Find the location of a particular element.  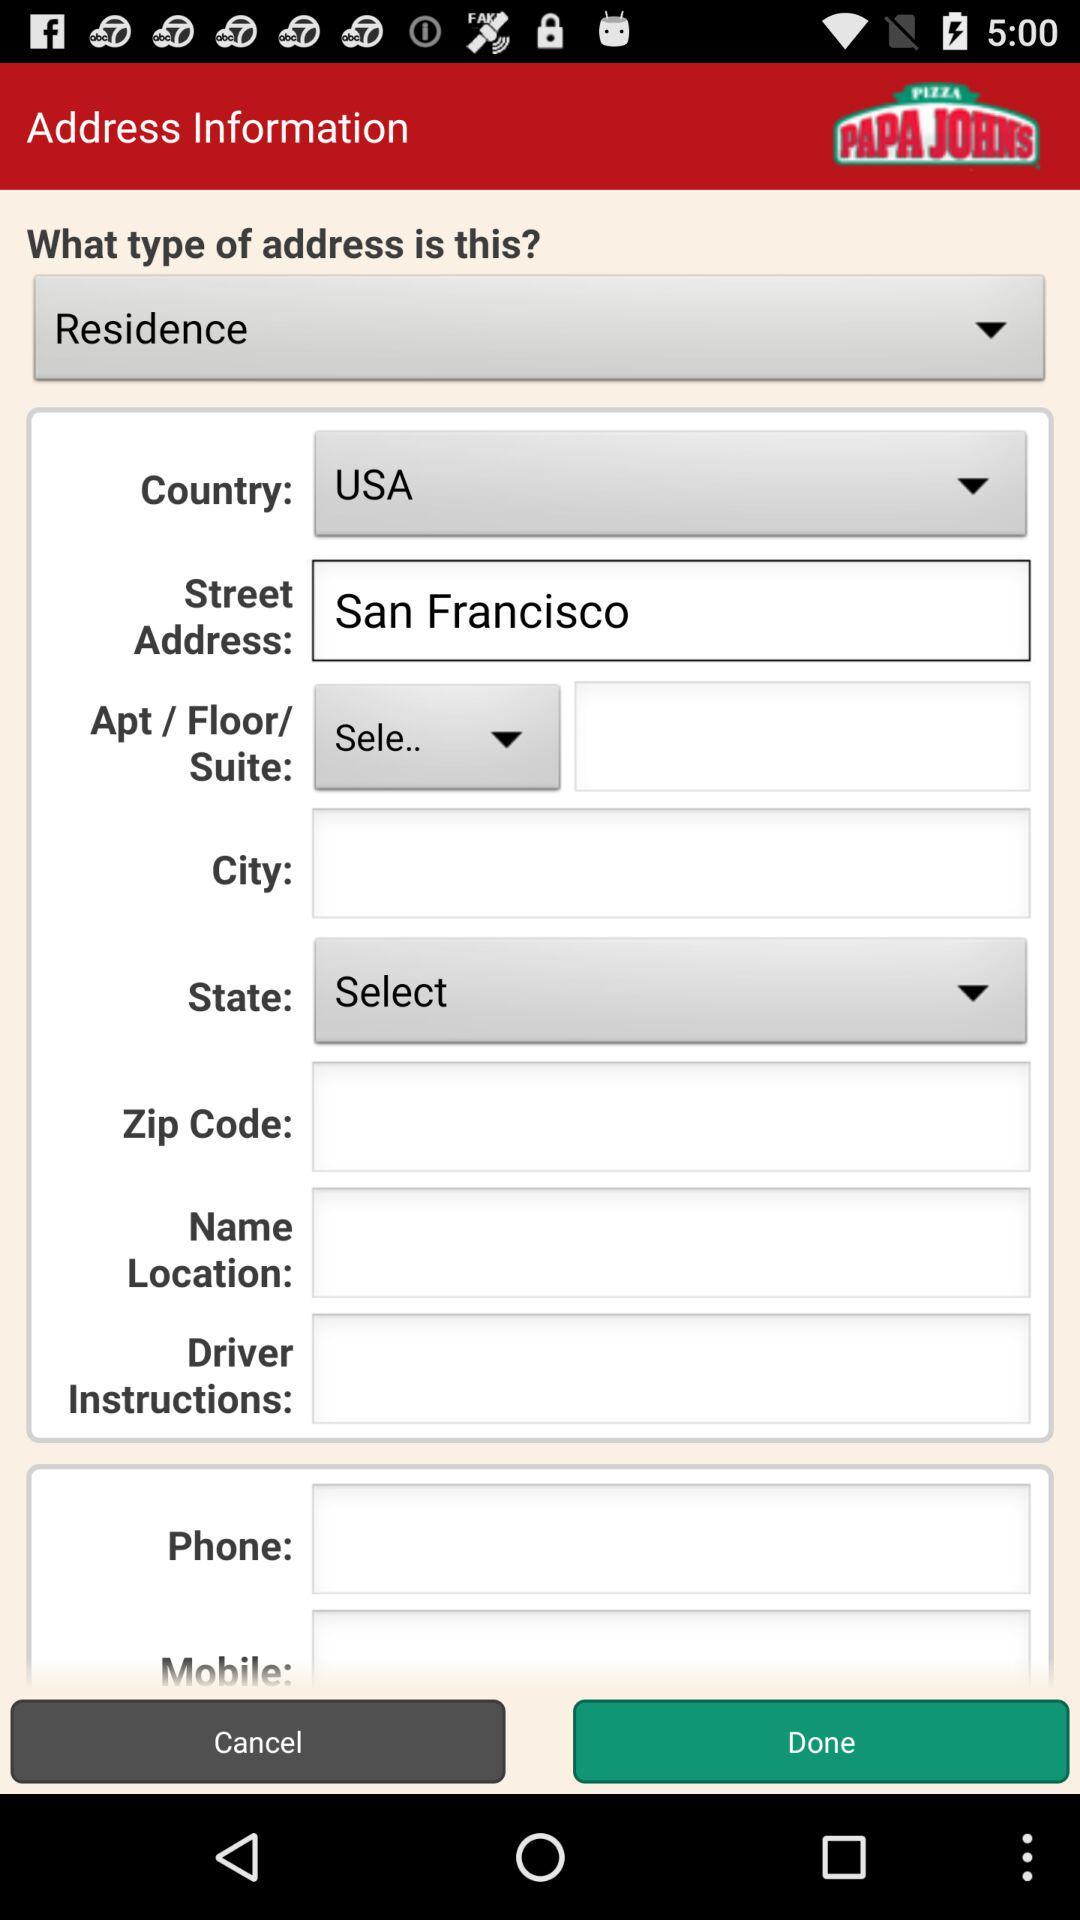

mobile phone is located at coordinates (671, 1648).